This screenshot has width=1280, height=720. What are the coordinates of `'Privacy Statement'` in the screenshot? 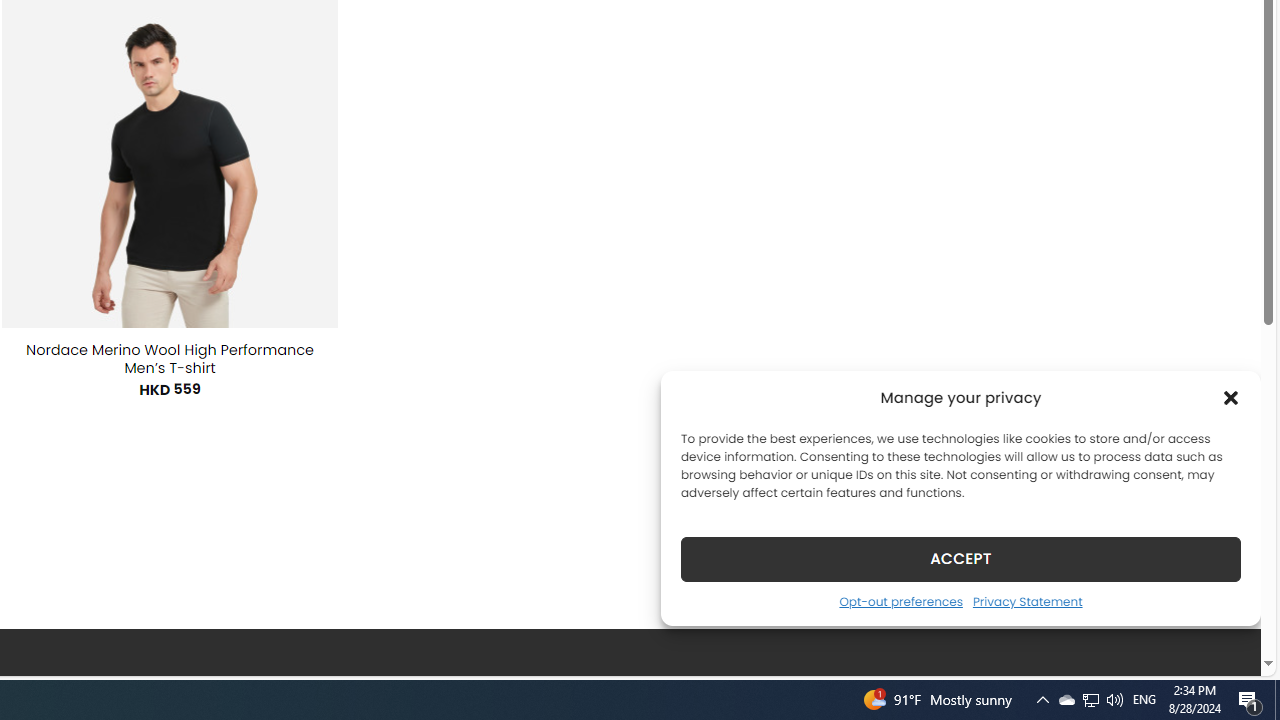 It's located at (1027, 600).